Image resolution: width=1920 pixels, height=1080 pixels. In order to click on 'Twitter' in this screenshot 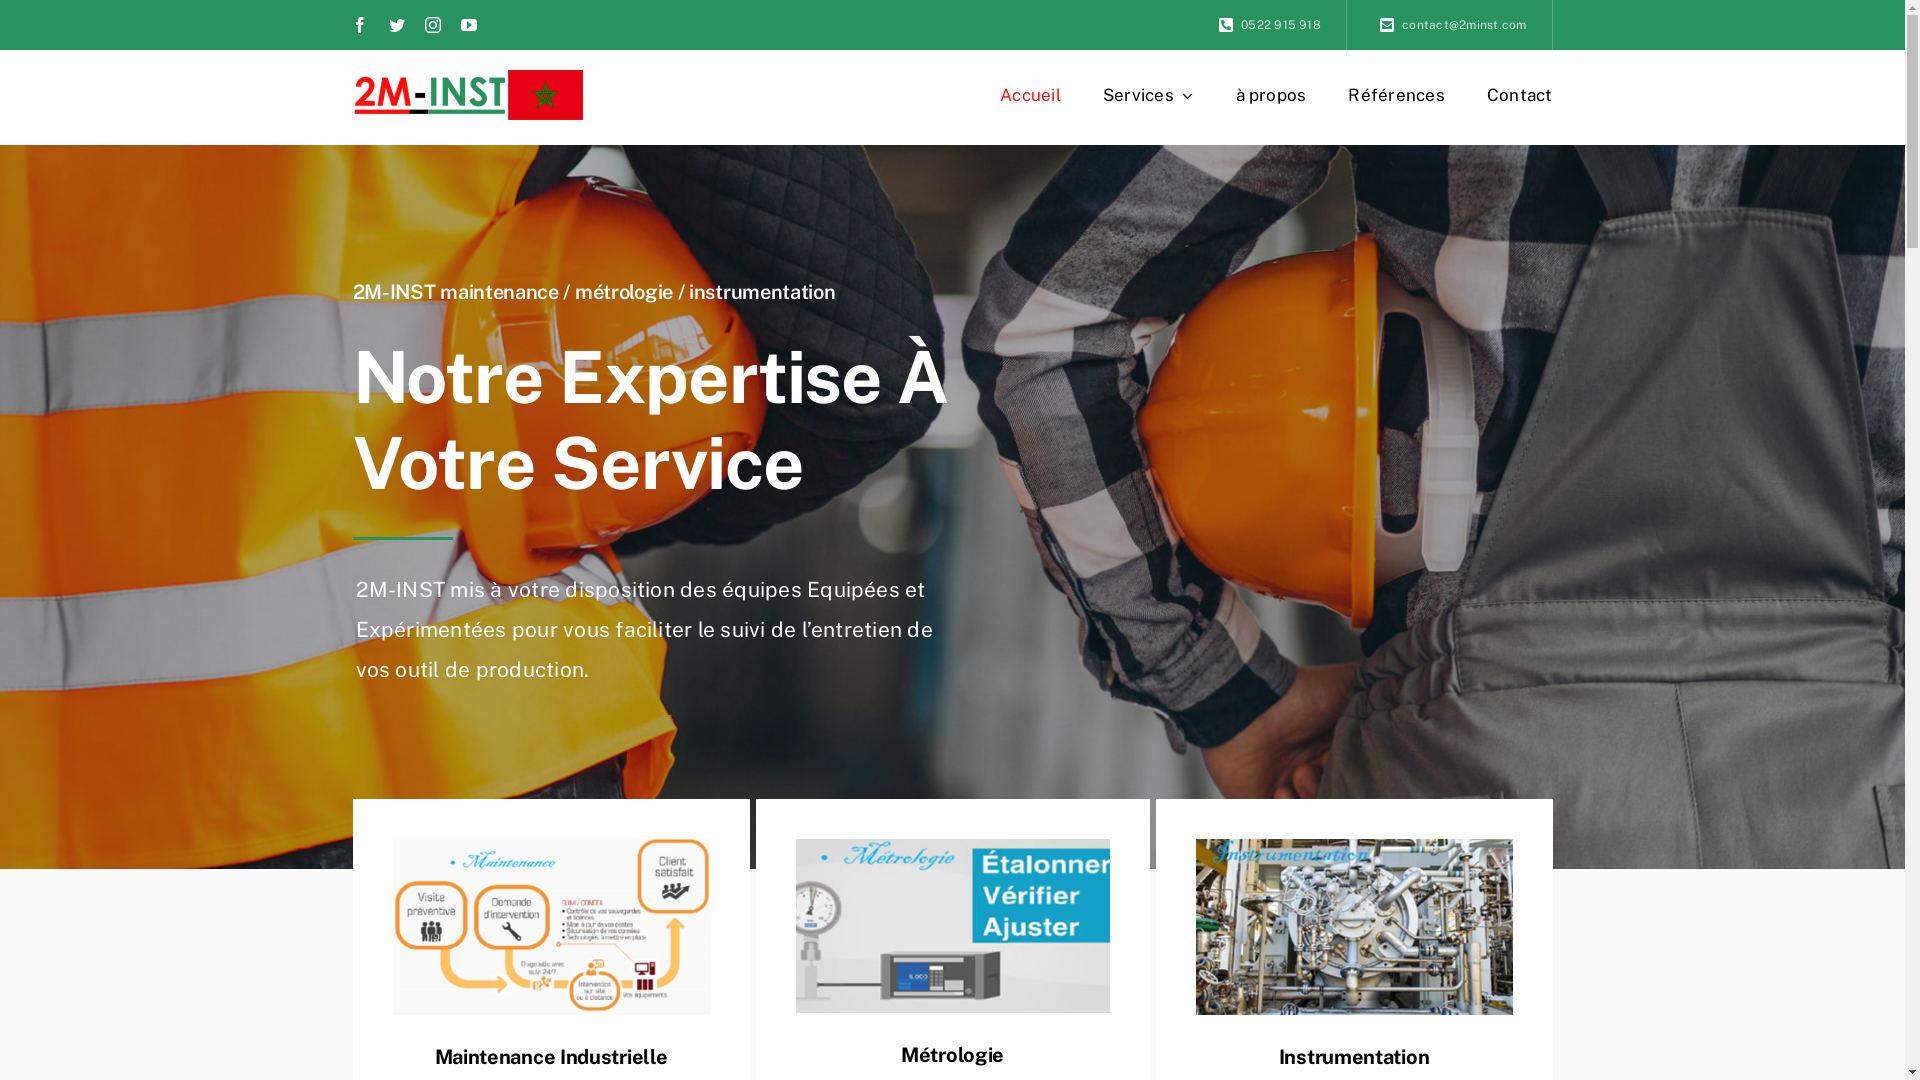, I will do `click(397, 24)`.